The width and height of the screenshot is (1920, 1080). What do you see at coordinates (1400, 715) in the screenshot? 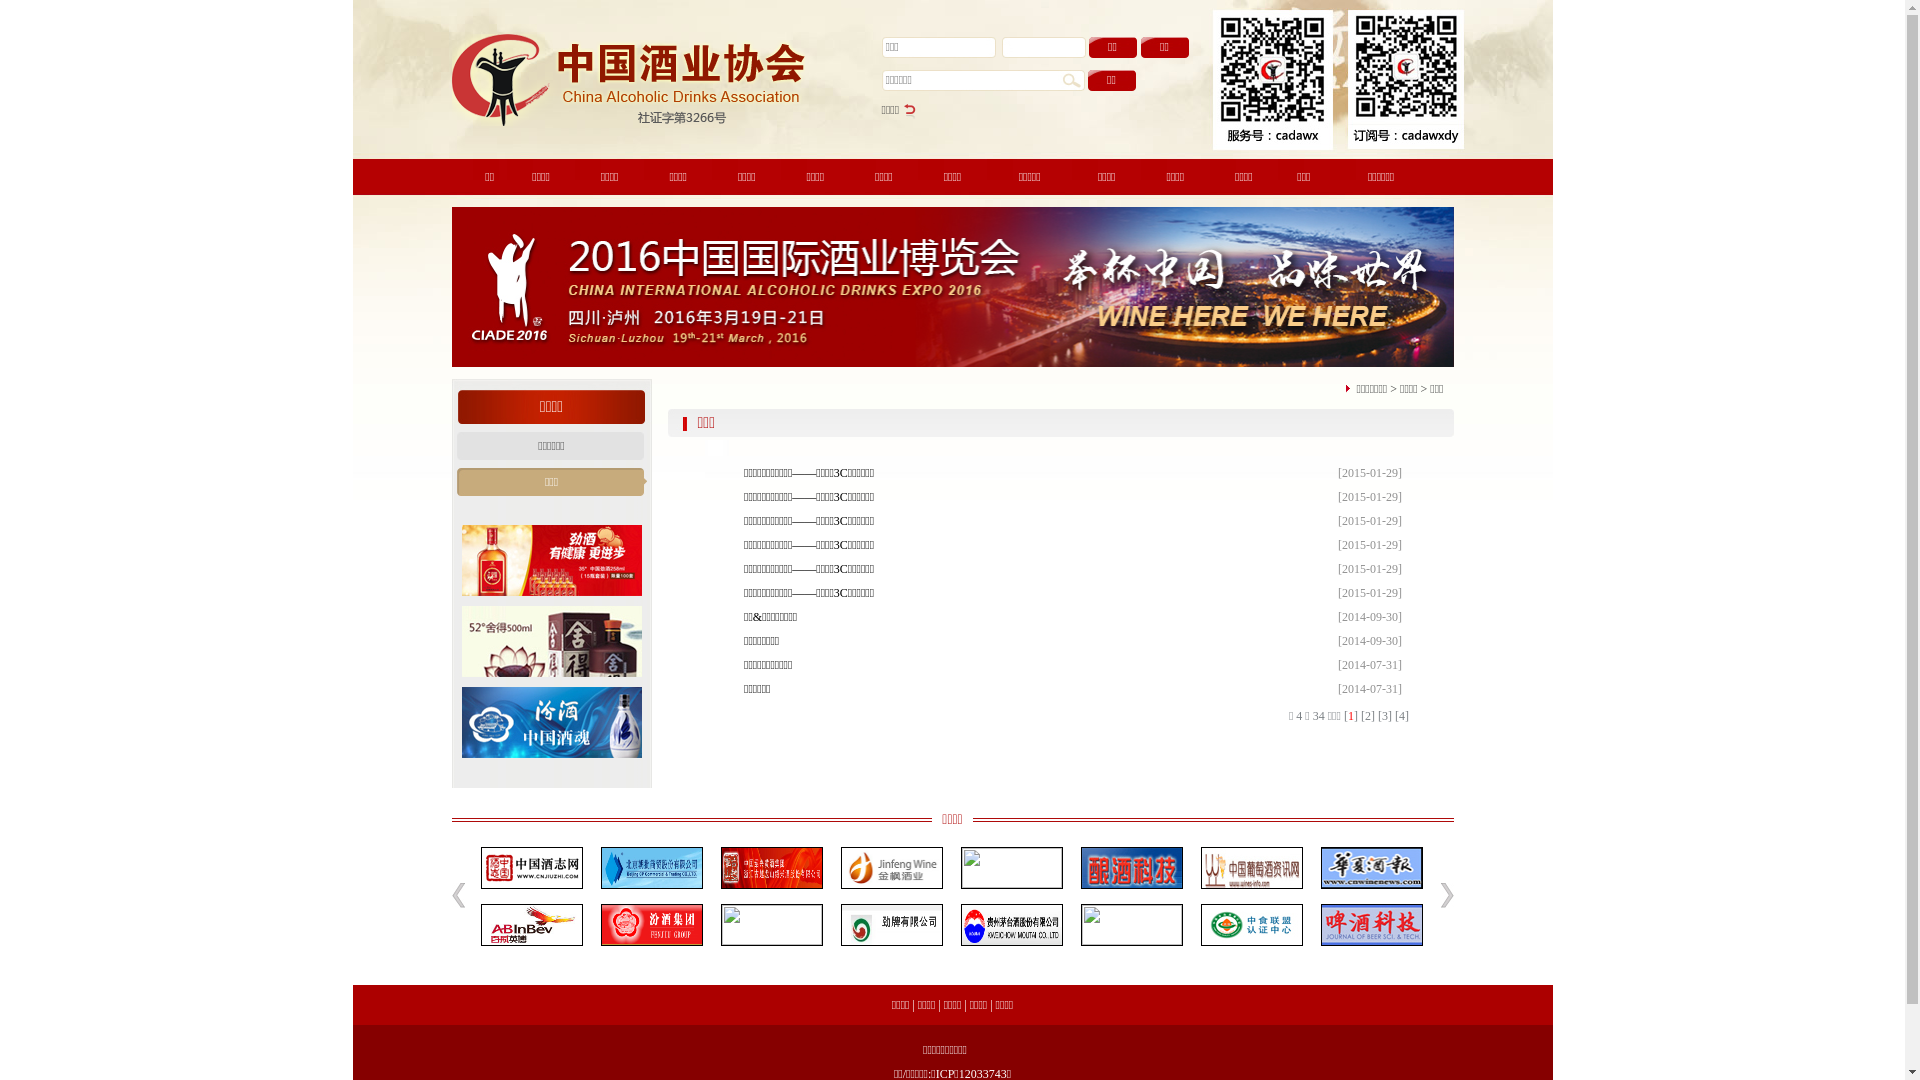
I see `'[4]'` at bounding box center [1400, 715].